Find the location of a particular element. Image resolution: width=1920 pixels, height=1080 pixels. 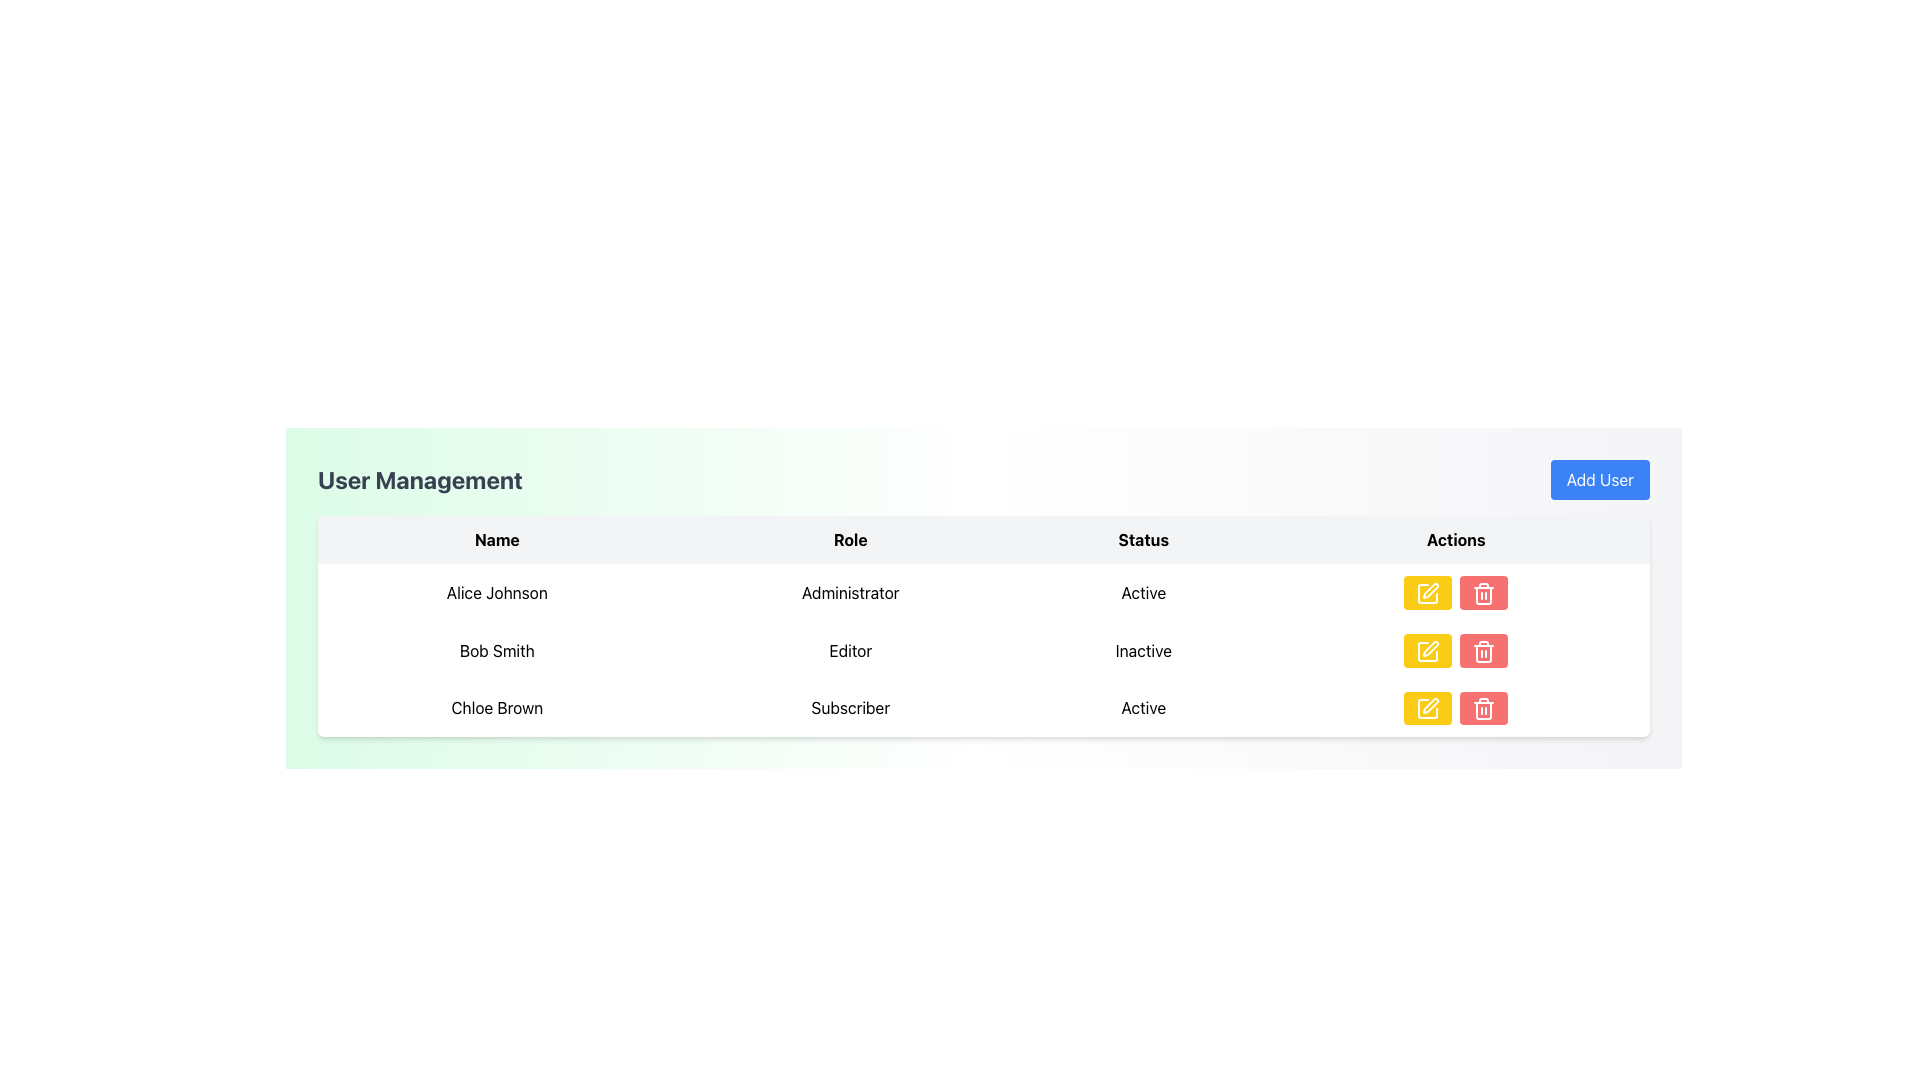

the action button group for user 'Alice Johnson' is located at coordinates (1456, 591).